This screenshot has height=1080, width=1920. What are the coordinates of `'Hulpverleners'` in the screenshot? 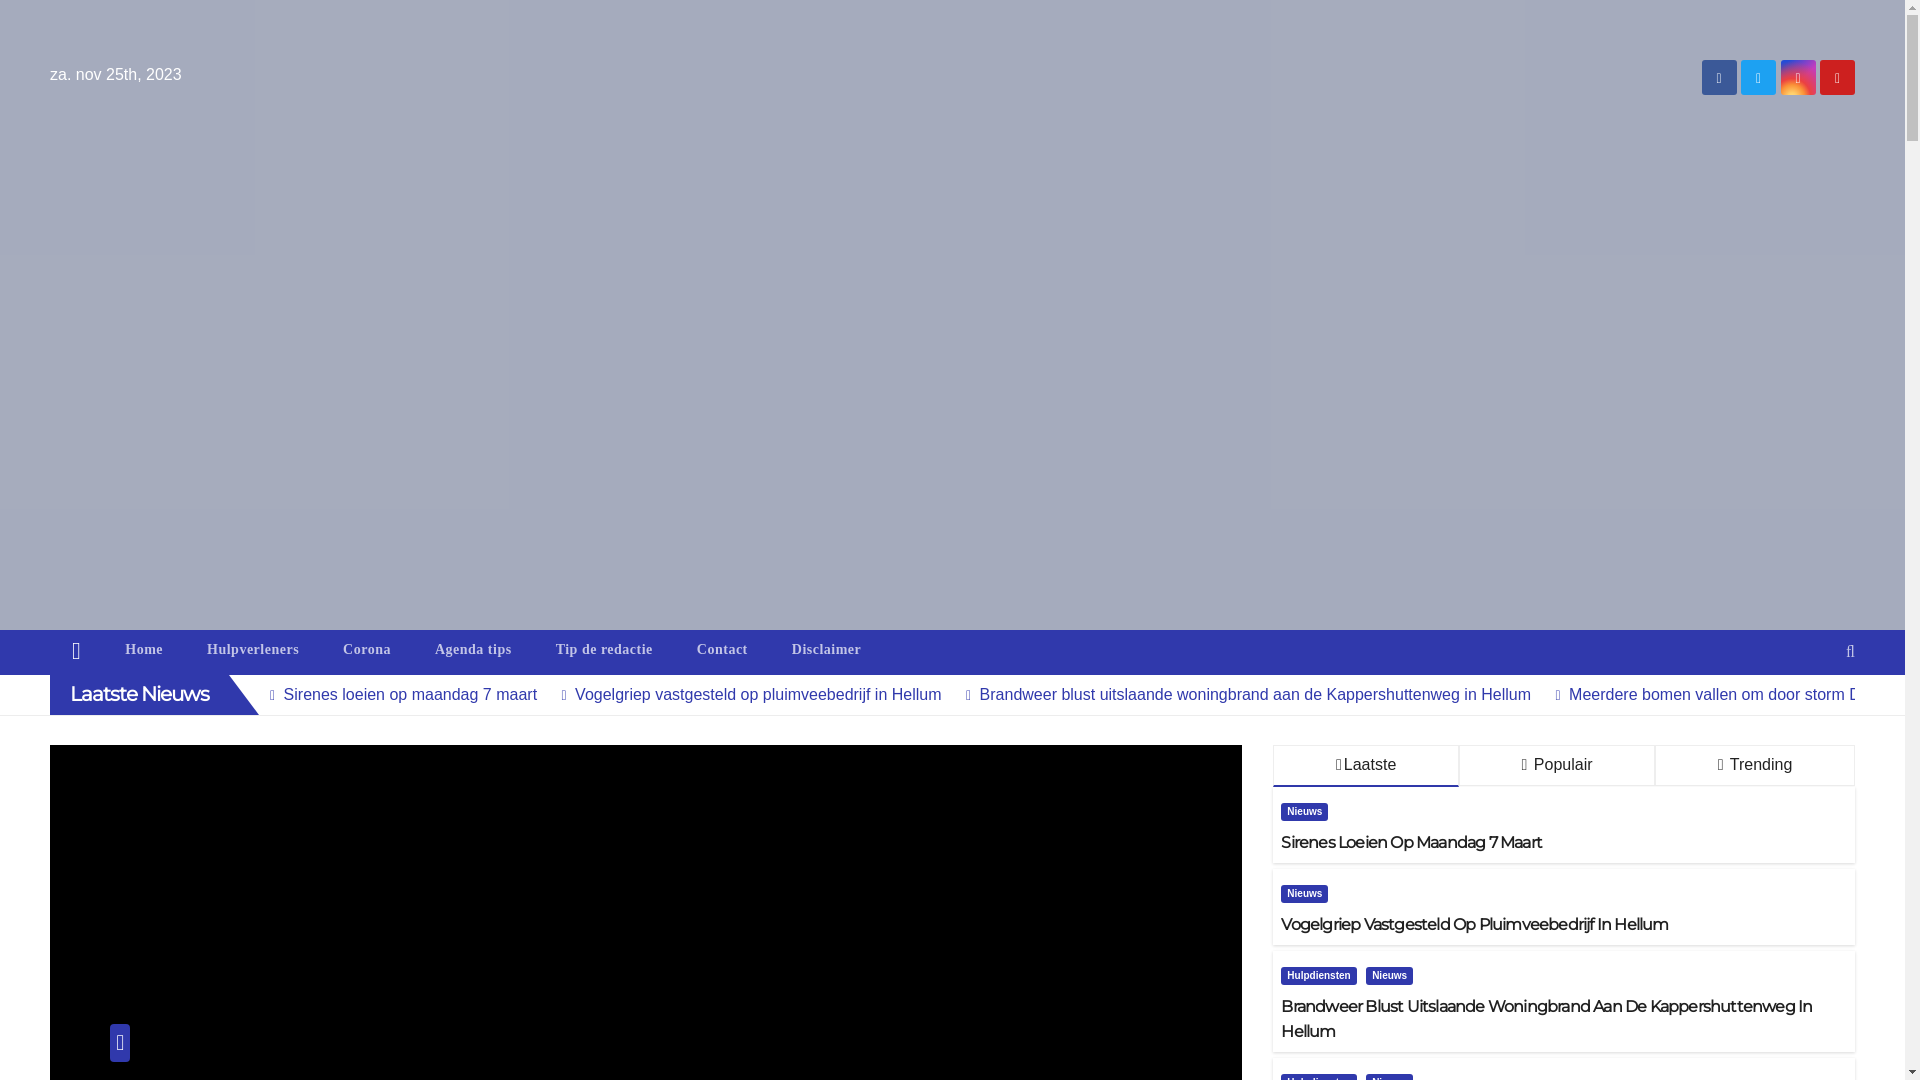 It's located at (252, 650).